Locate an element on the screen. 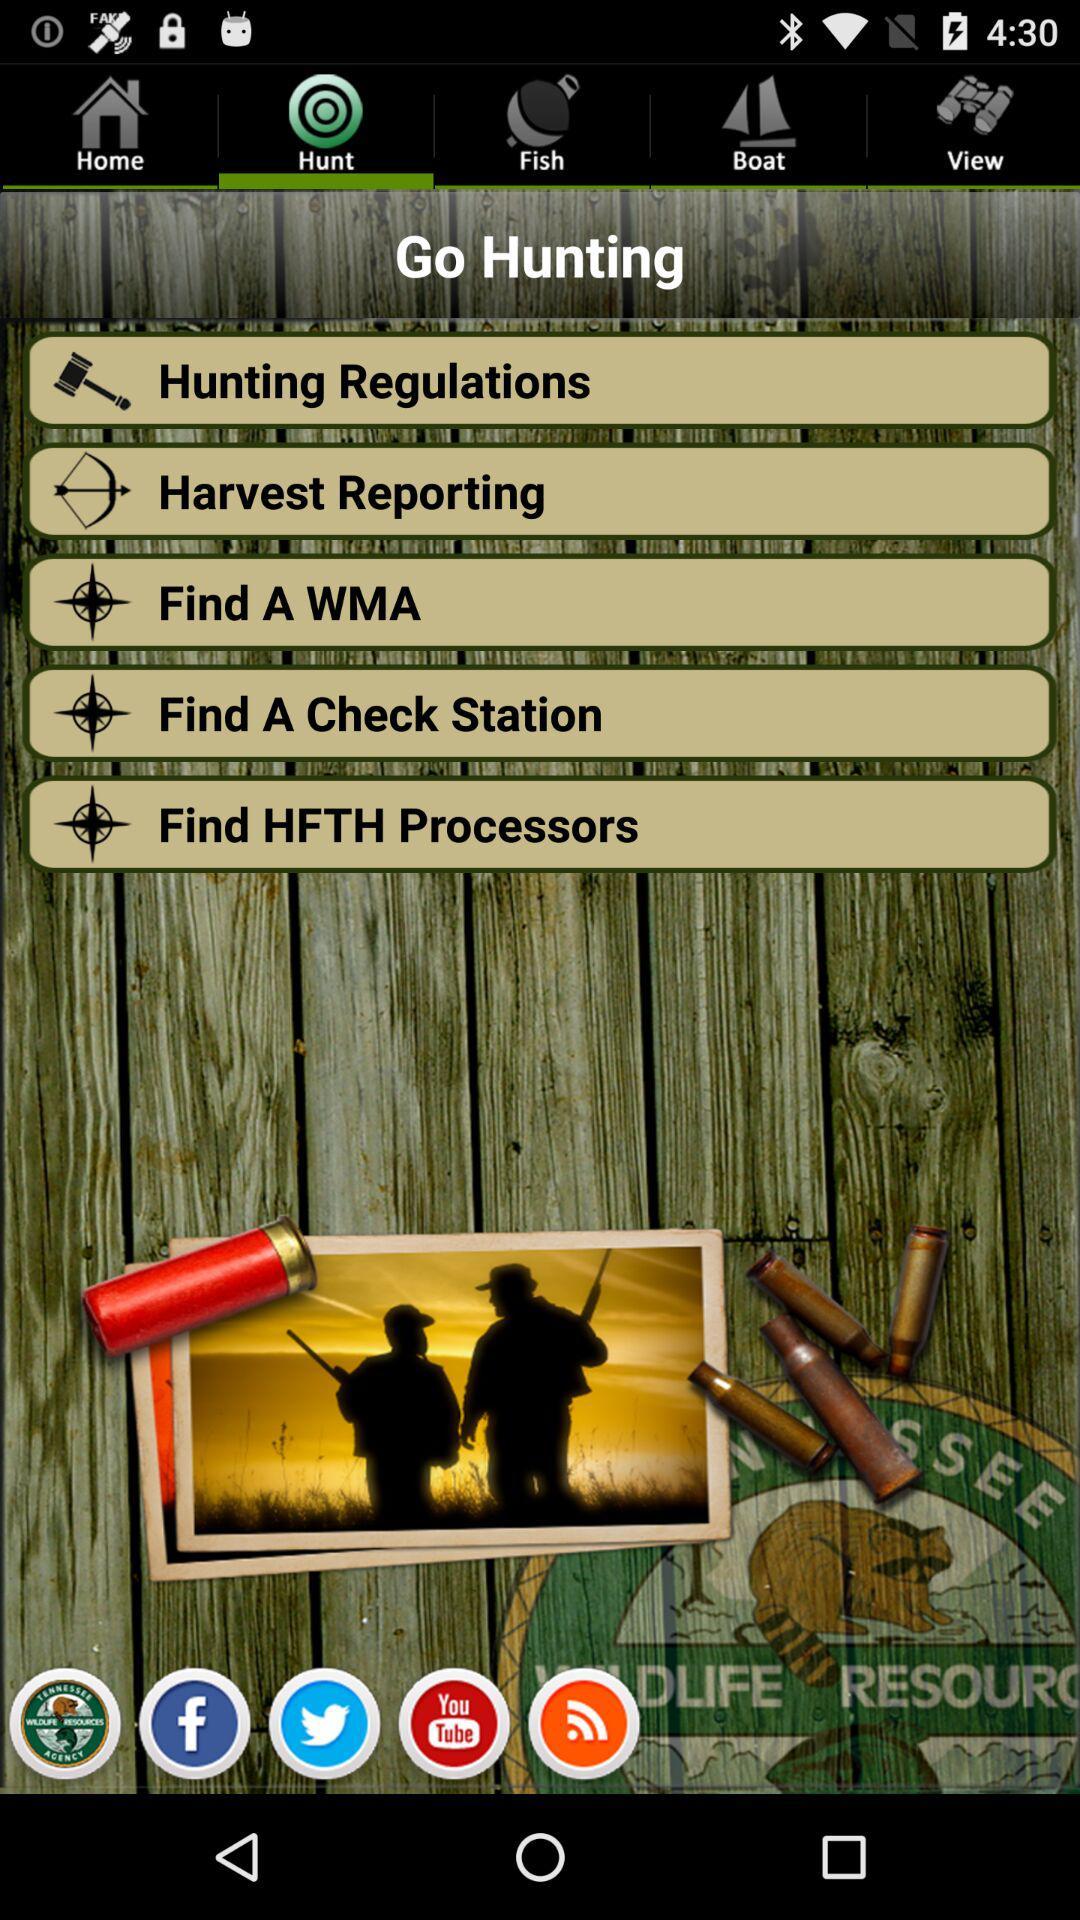 This screenshot has width=1080, height=1920. click youtube icon is located at coordinates (454, 1728).